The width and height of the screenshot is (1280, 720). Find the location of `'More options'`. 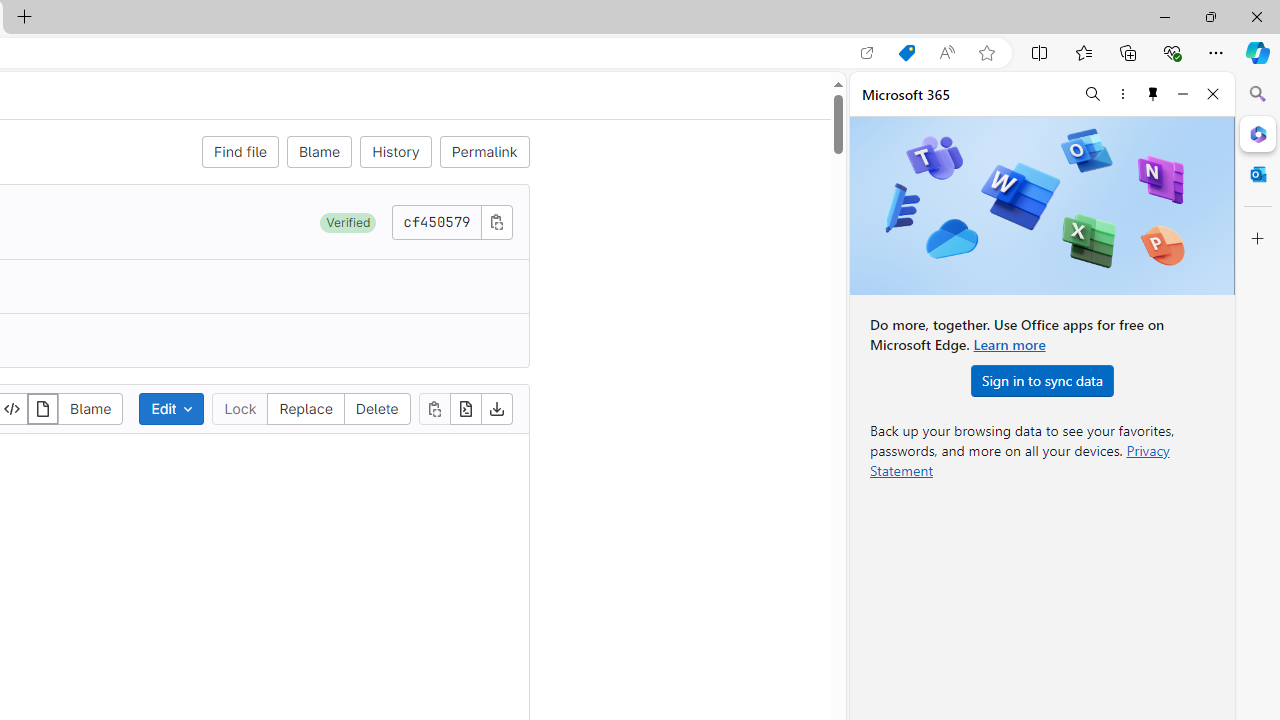

'More options' is located at coordinates (1122, 93).